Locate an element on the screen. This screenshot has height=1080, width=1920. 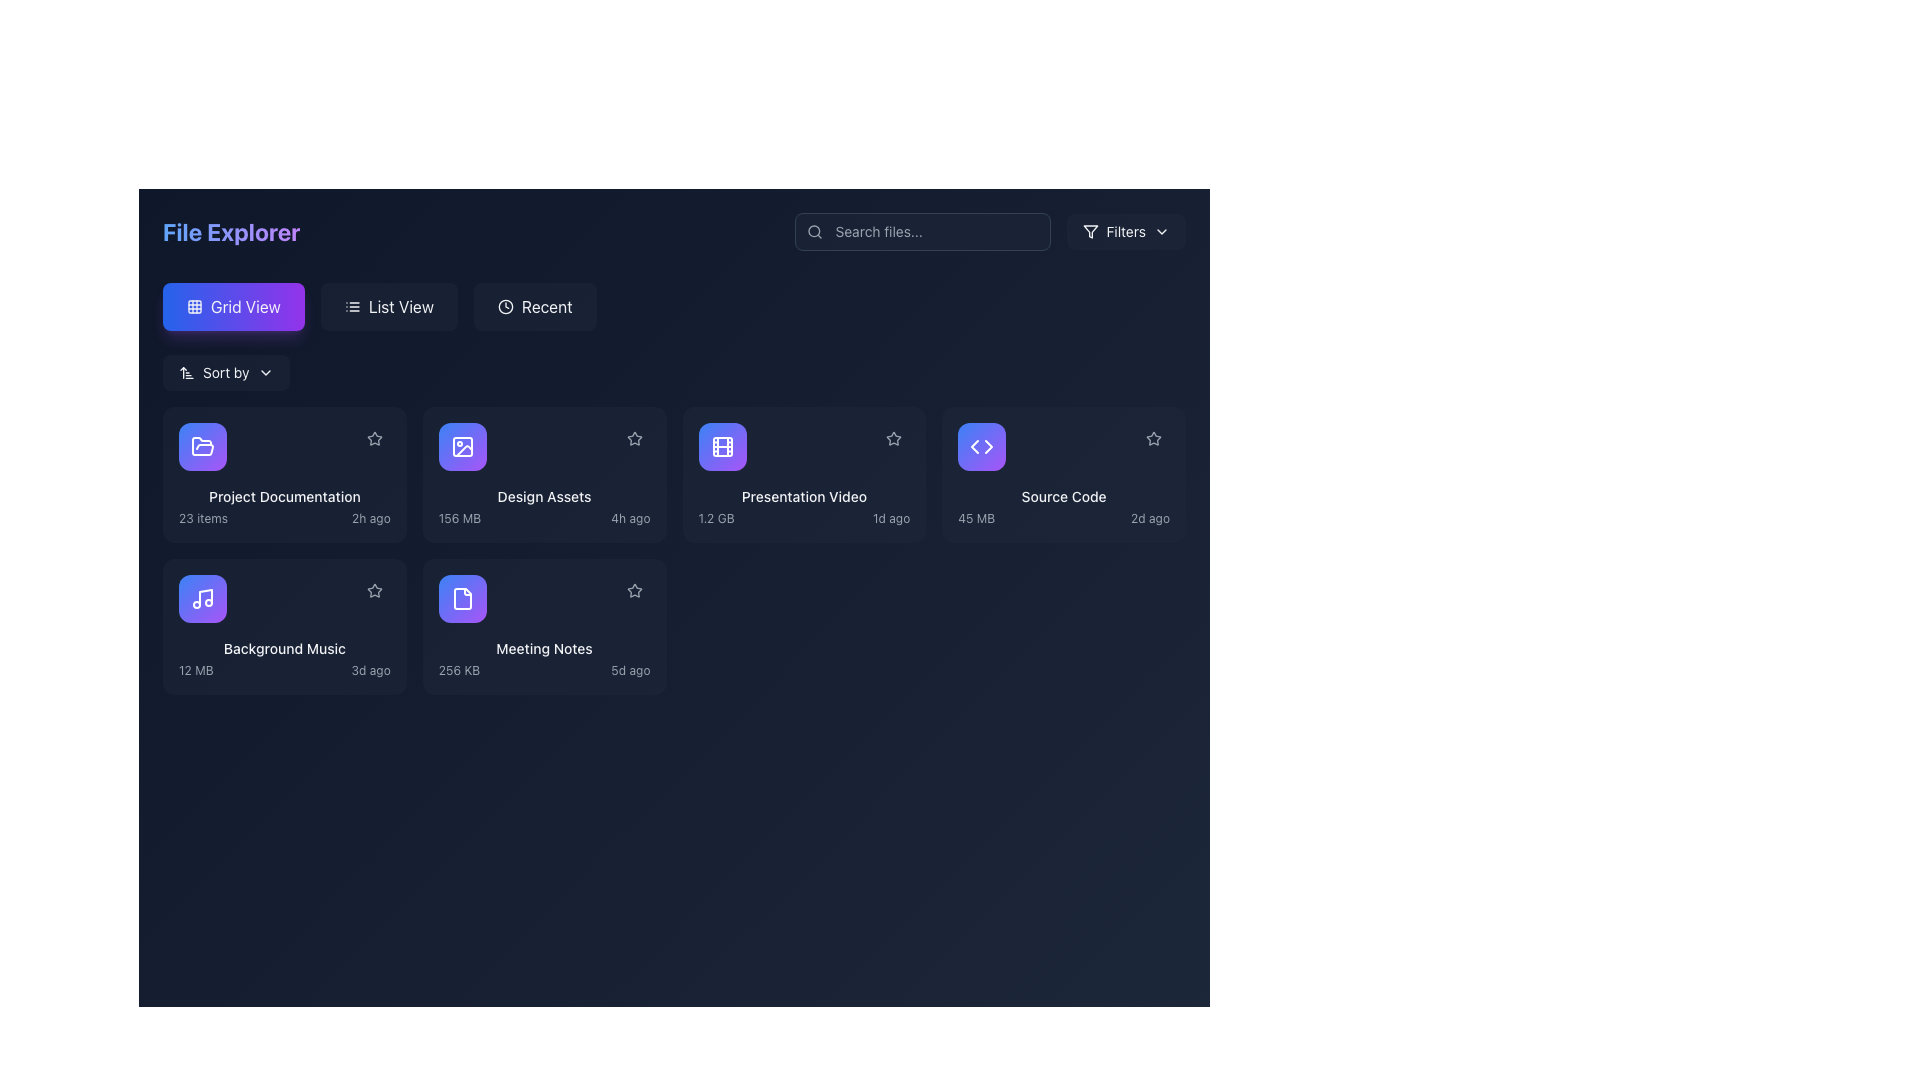
the static text label displaying '12 MB' in light gray font, located in the lower-left portion of the 'Background Music' file card, before the text '3d ago' is located at coordinates (196, 671).